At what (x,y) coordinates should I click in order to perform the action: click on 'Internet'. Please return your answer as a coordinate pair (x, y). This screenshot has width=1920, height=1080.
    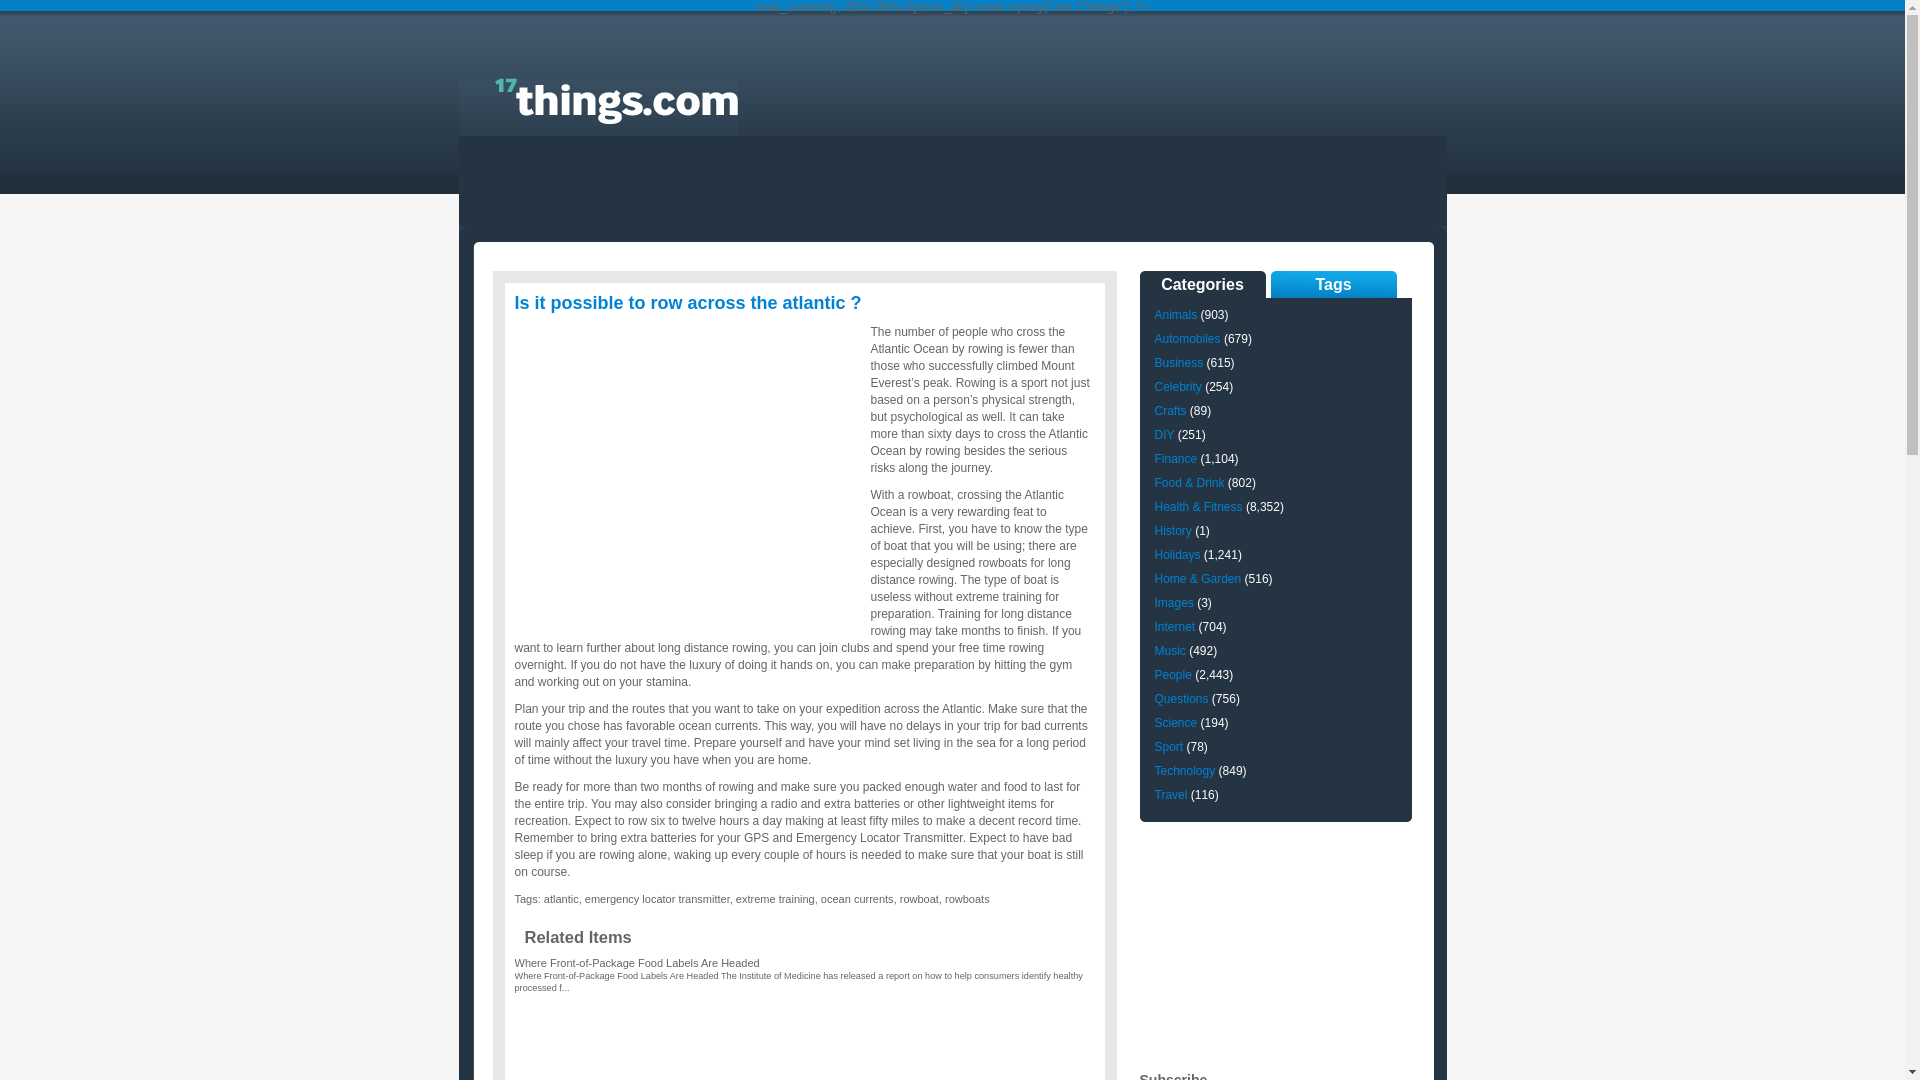
    Looking at the image, I should click on (1153, 626).